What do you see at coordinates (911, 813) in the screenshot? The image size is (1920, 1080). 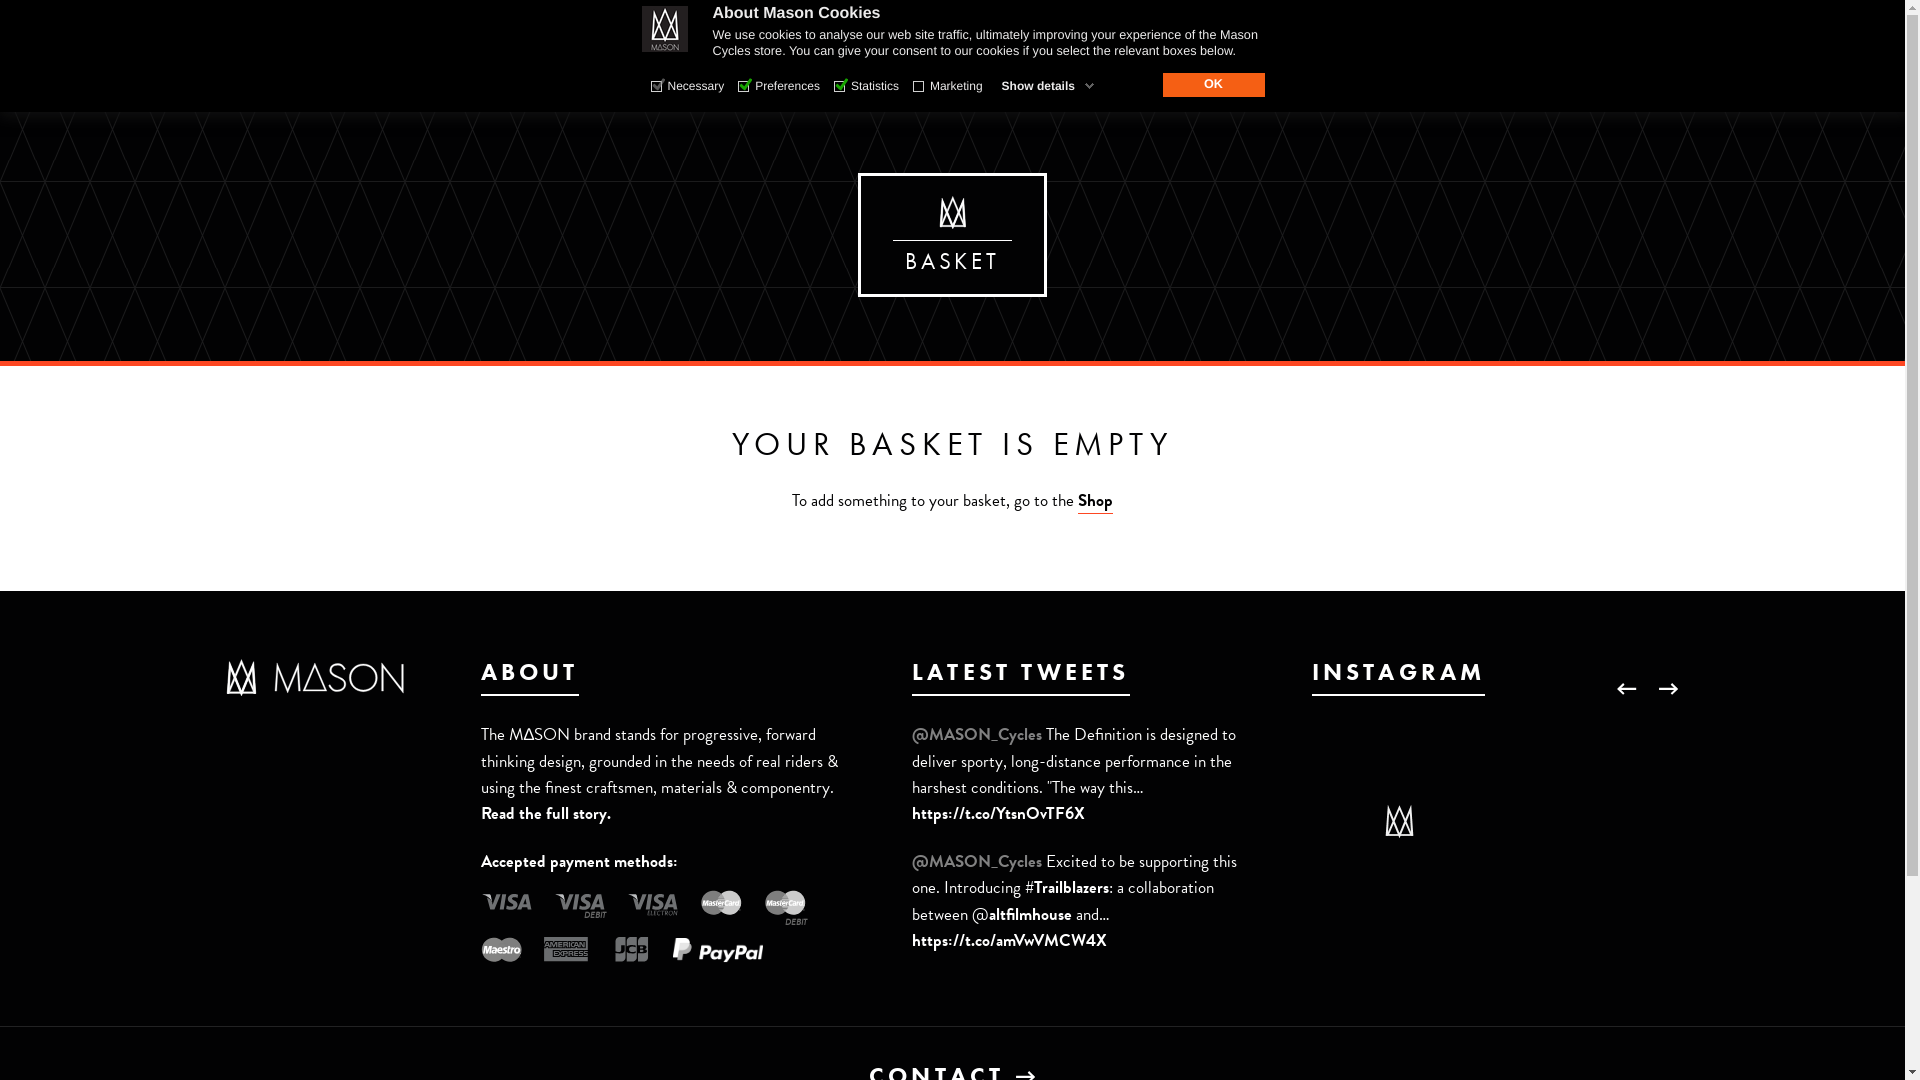 I see `'https://t.co/YtsnOvTF6X'` at bounding box center [911, 813].